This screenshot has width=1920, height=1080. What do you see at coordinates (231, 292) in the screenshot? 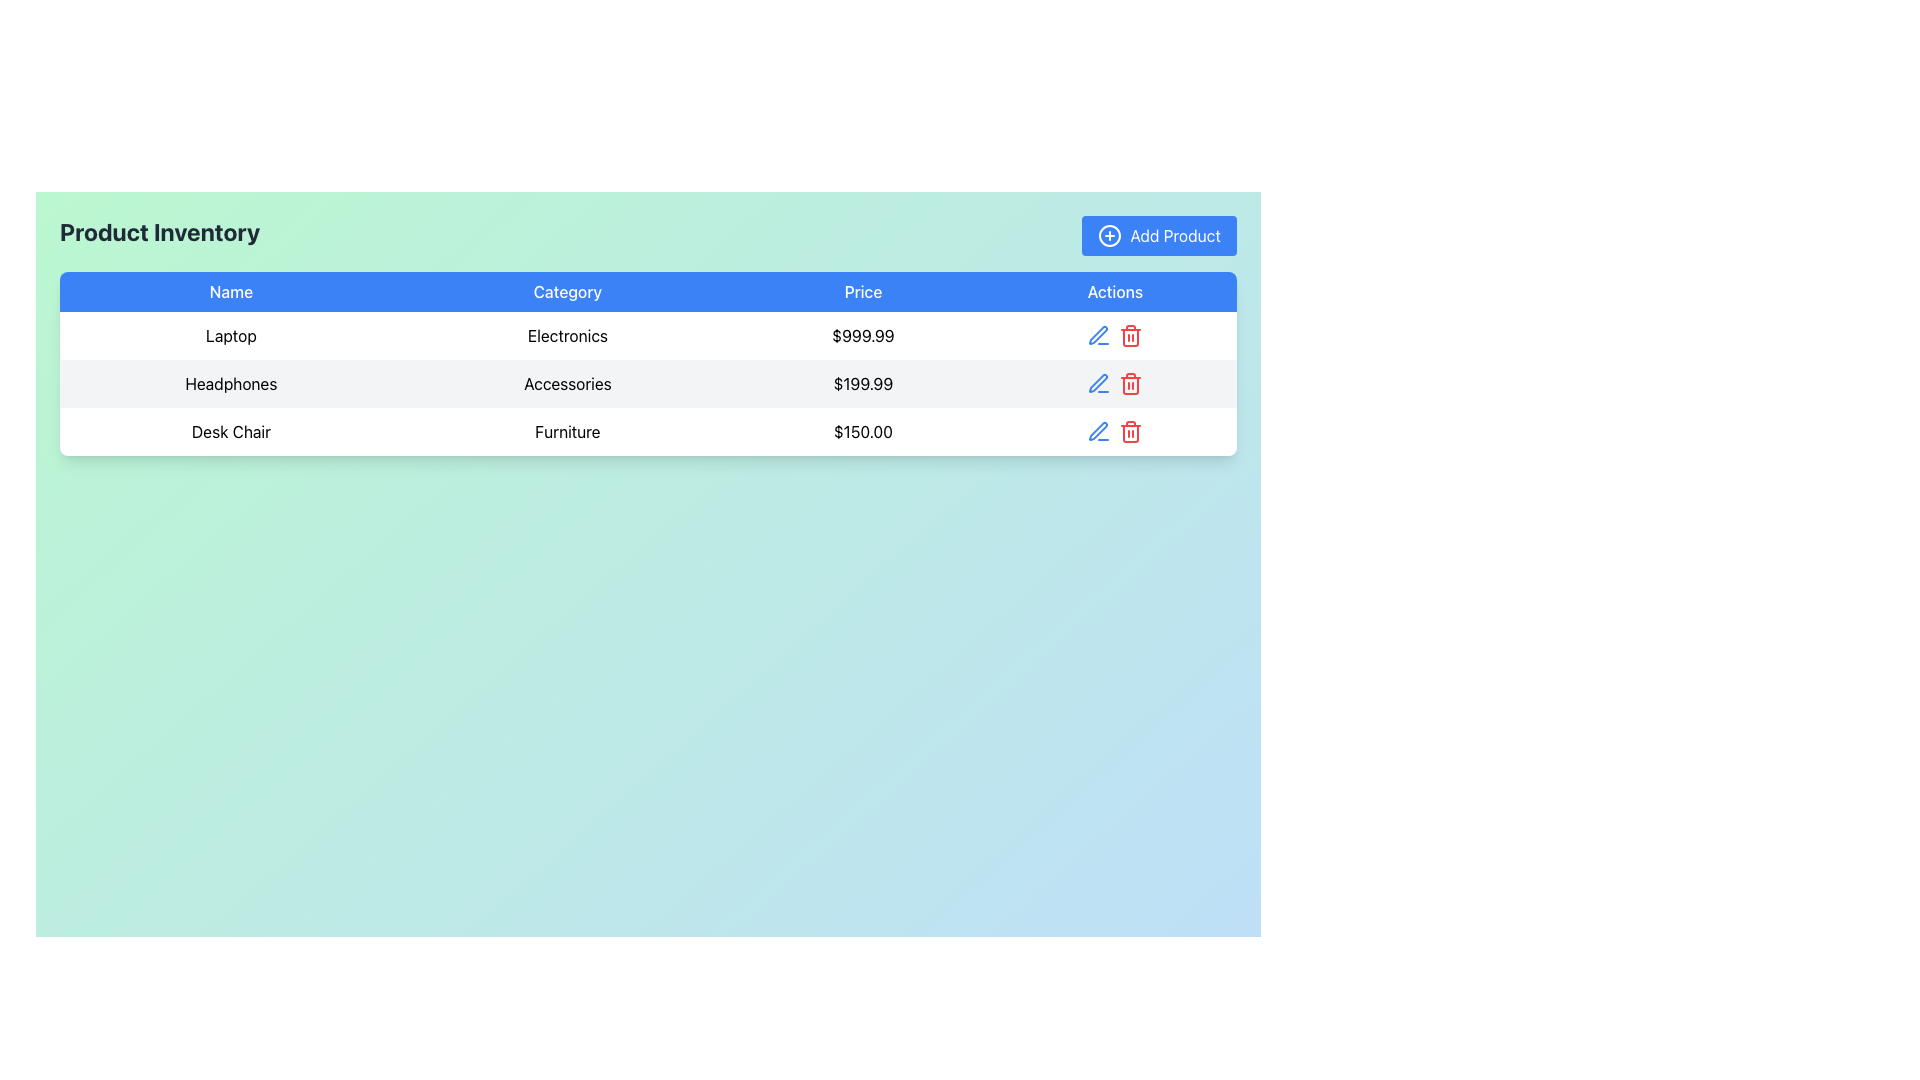
I see `the 'Name' header label, which is a rectangular label with a blue background and white bold text, positioned at the top-left of the table header` at bounding box center [231, 292].